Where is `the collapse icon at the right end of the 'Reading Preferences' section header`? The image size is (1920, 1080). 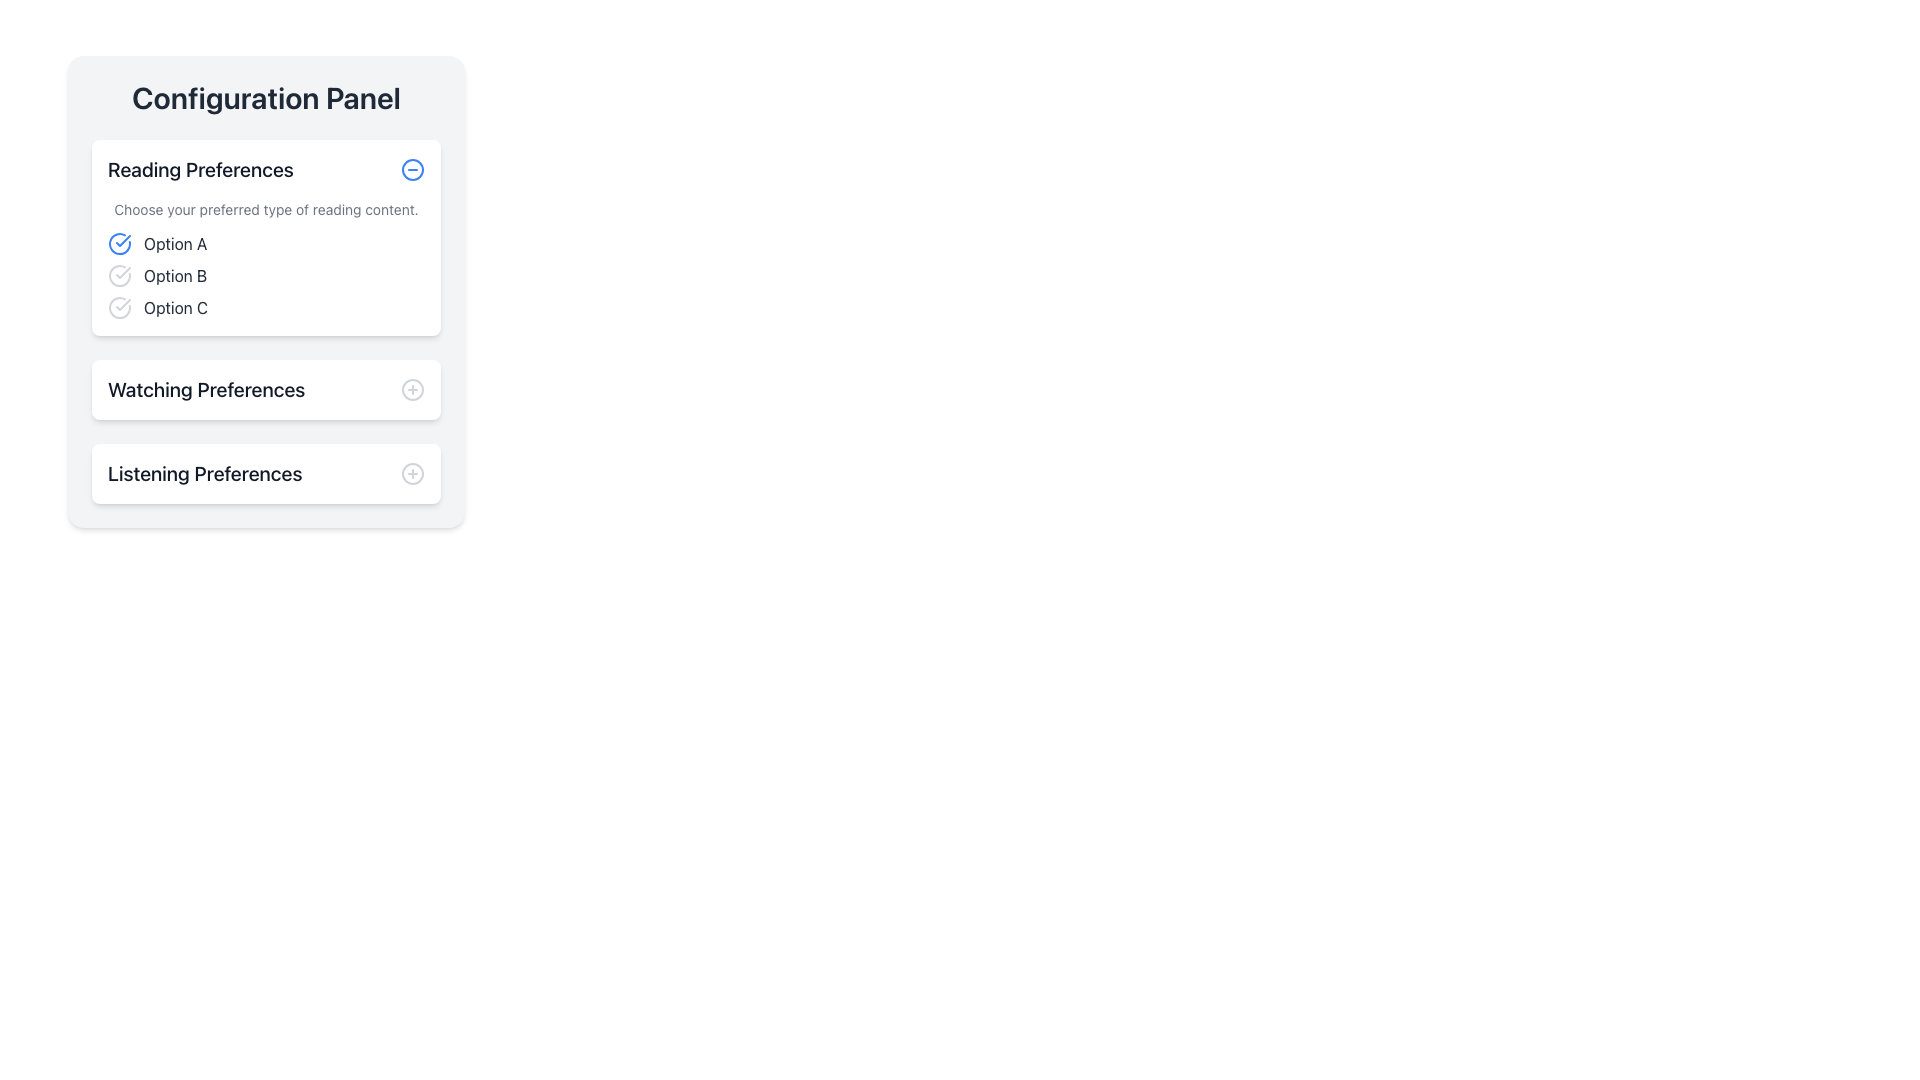 the collapse icon at the right end of the 'Reading Preferences' section header is located at coordinates (411, 168).